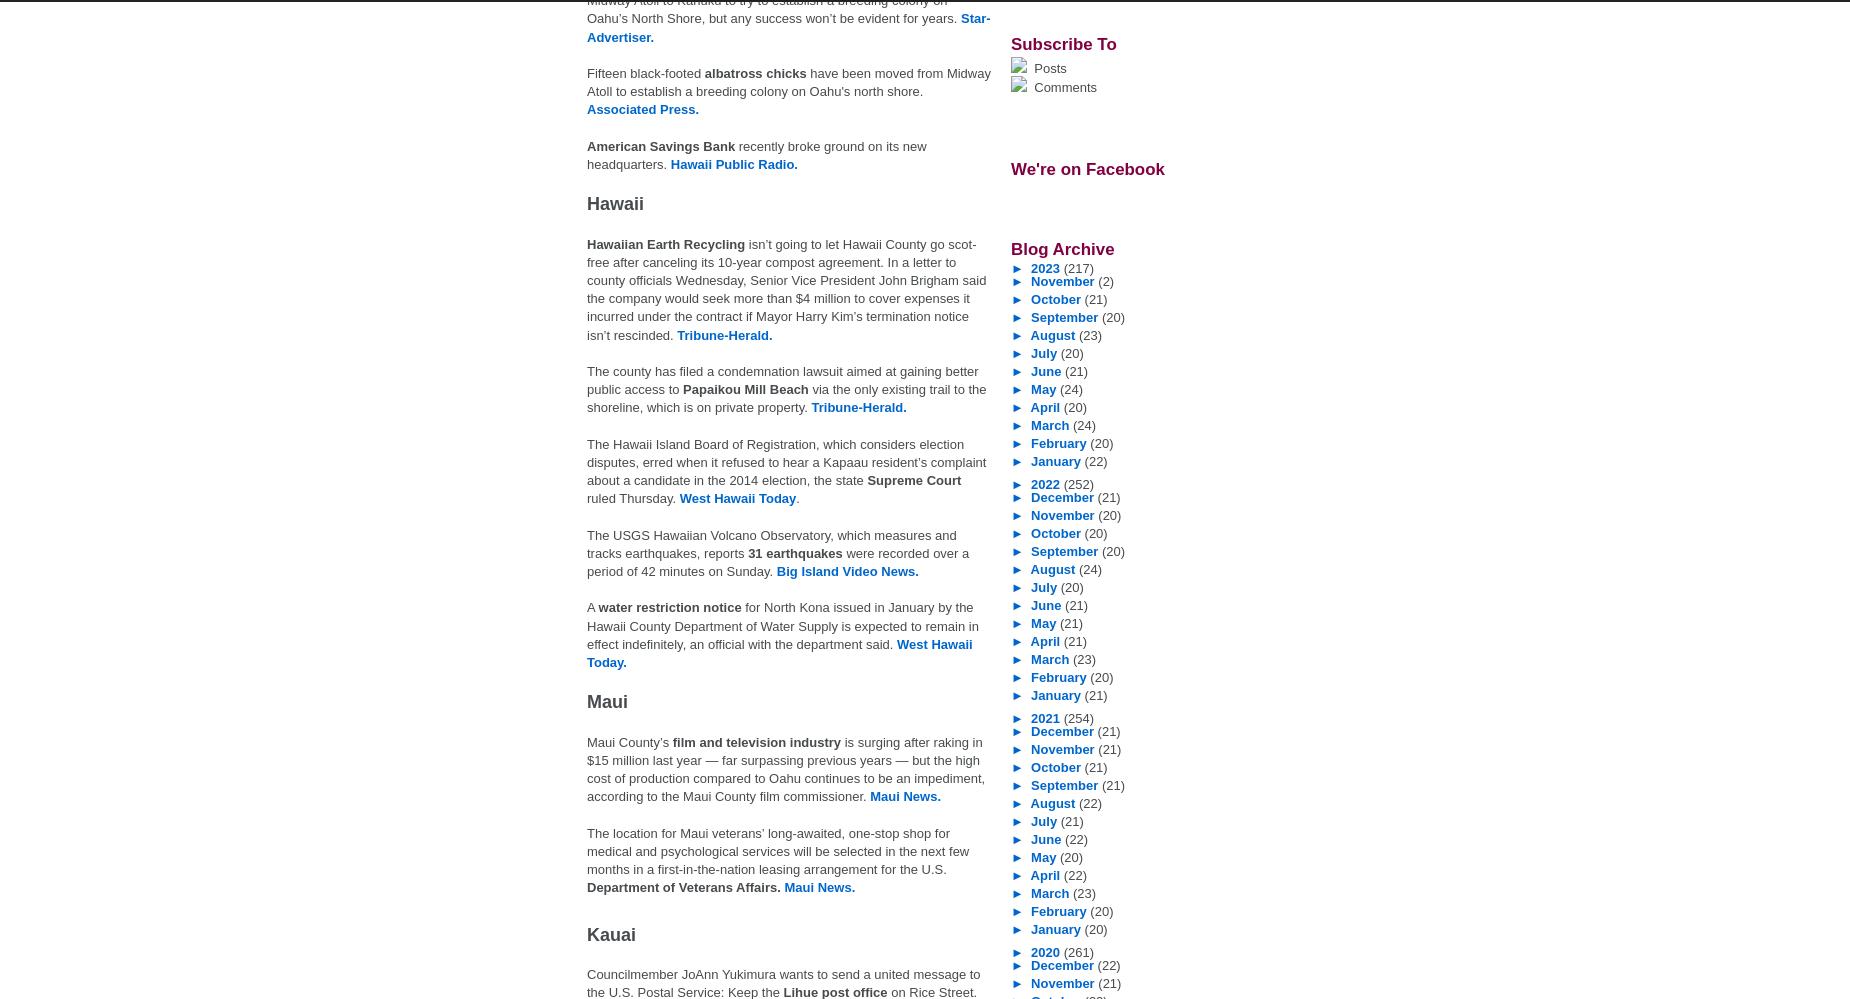  Describe the element at coordinates (587, 288) in the screenshot. I see `'isn’t going to let Hawaii County go scot-free after canceling its 10-year compost agreement. In a letter to county officials Wednesday, Senior Vice President John Brigham said the company would seek more than $4 million to cover expenses it incurred under the contract if Mayor Harry Kim’s termination notice isn’t rescinded.'` at that location.